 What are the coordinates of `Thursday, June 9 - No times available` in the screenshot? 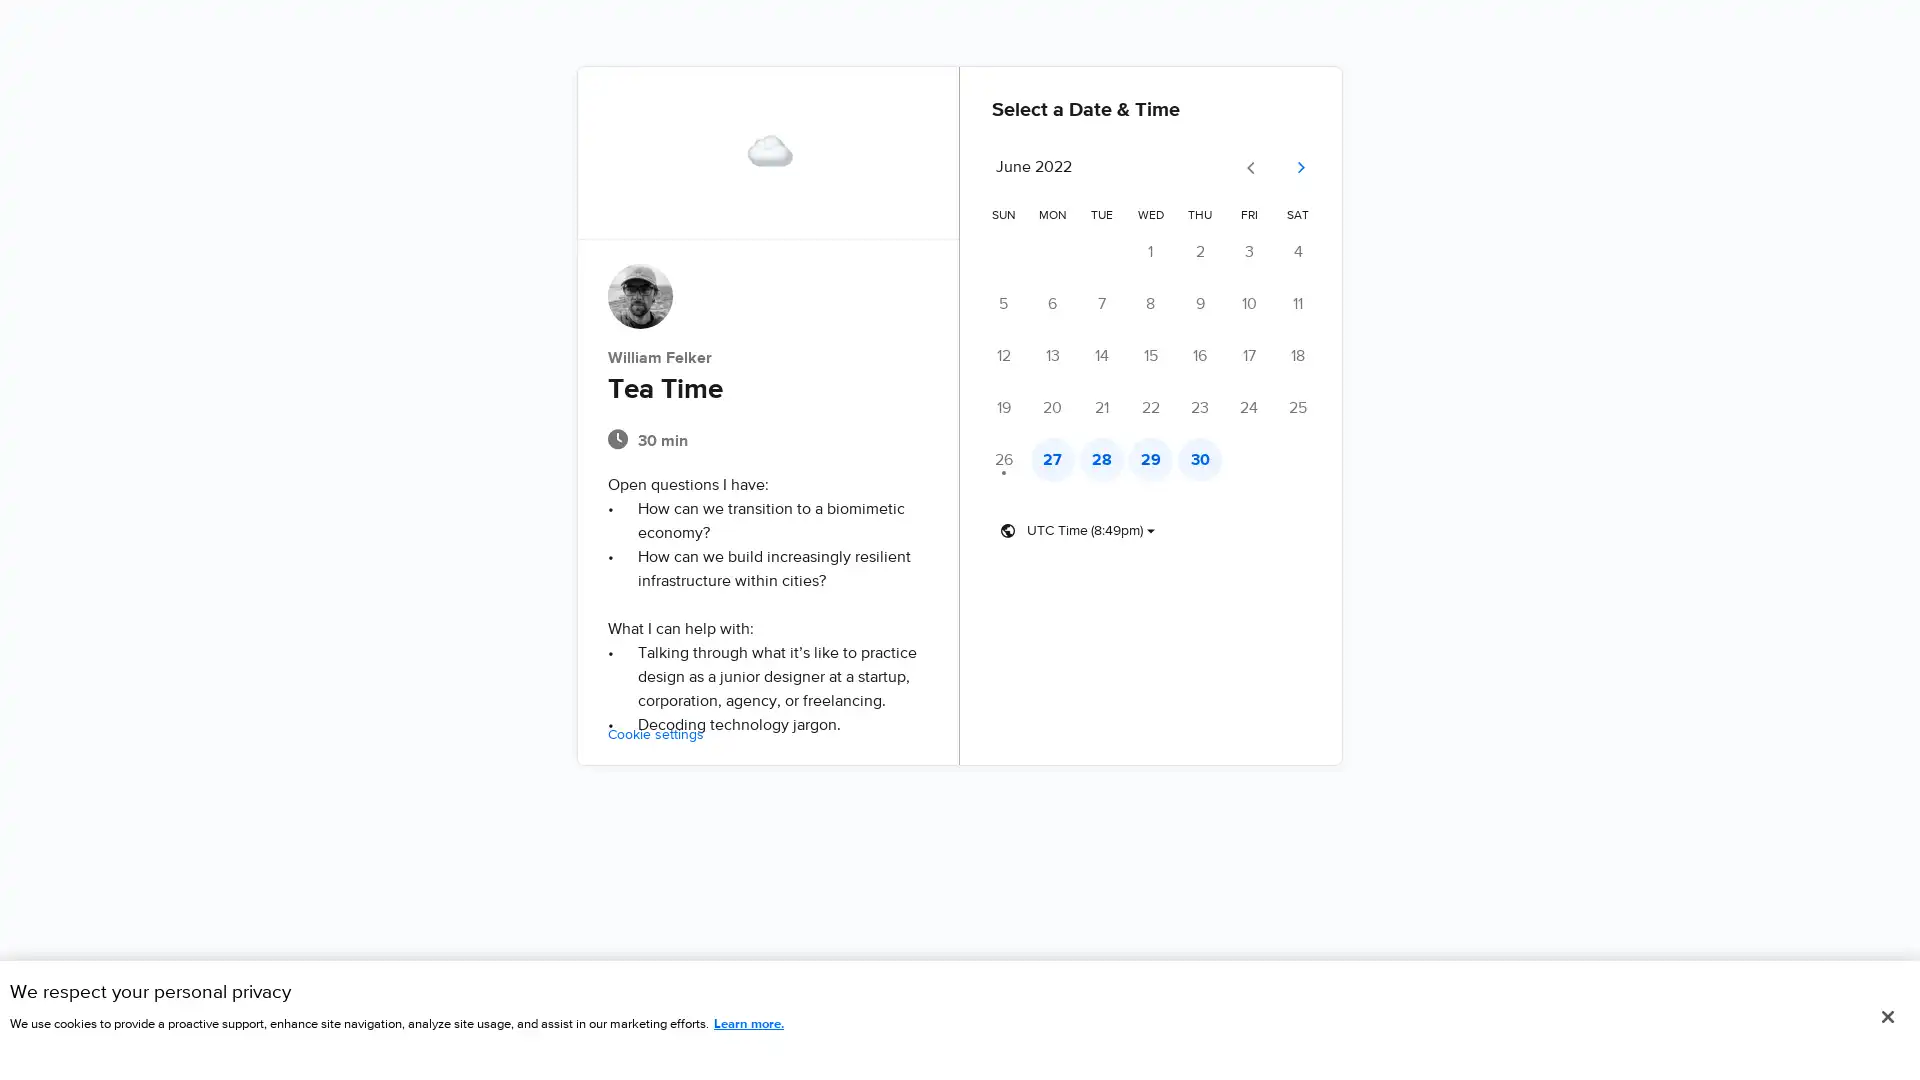 It's located at (1209, 304).